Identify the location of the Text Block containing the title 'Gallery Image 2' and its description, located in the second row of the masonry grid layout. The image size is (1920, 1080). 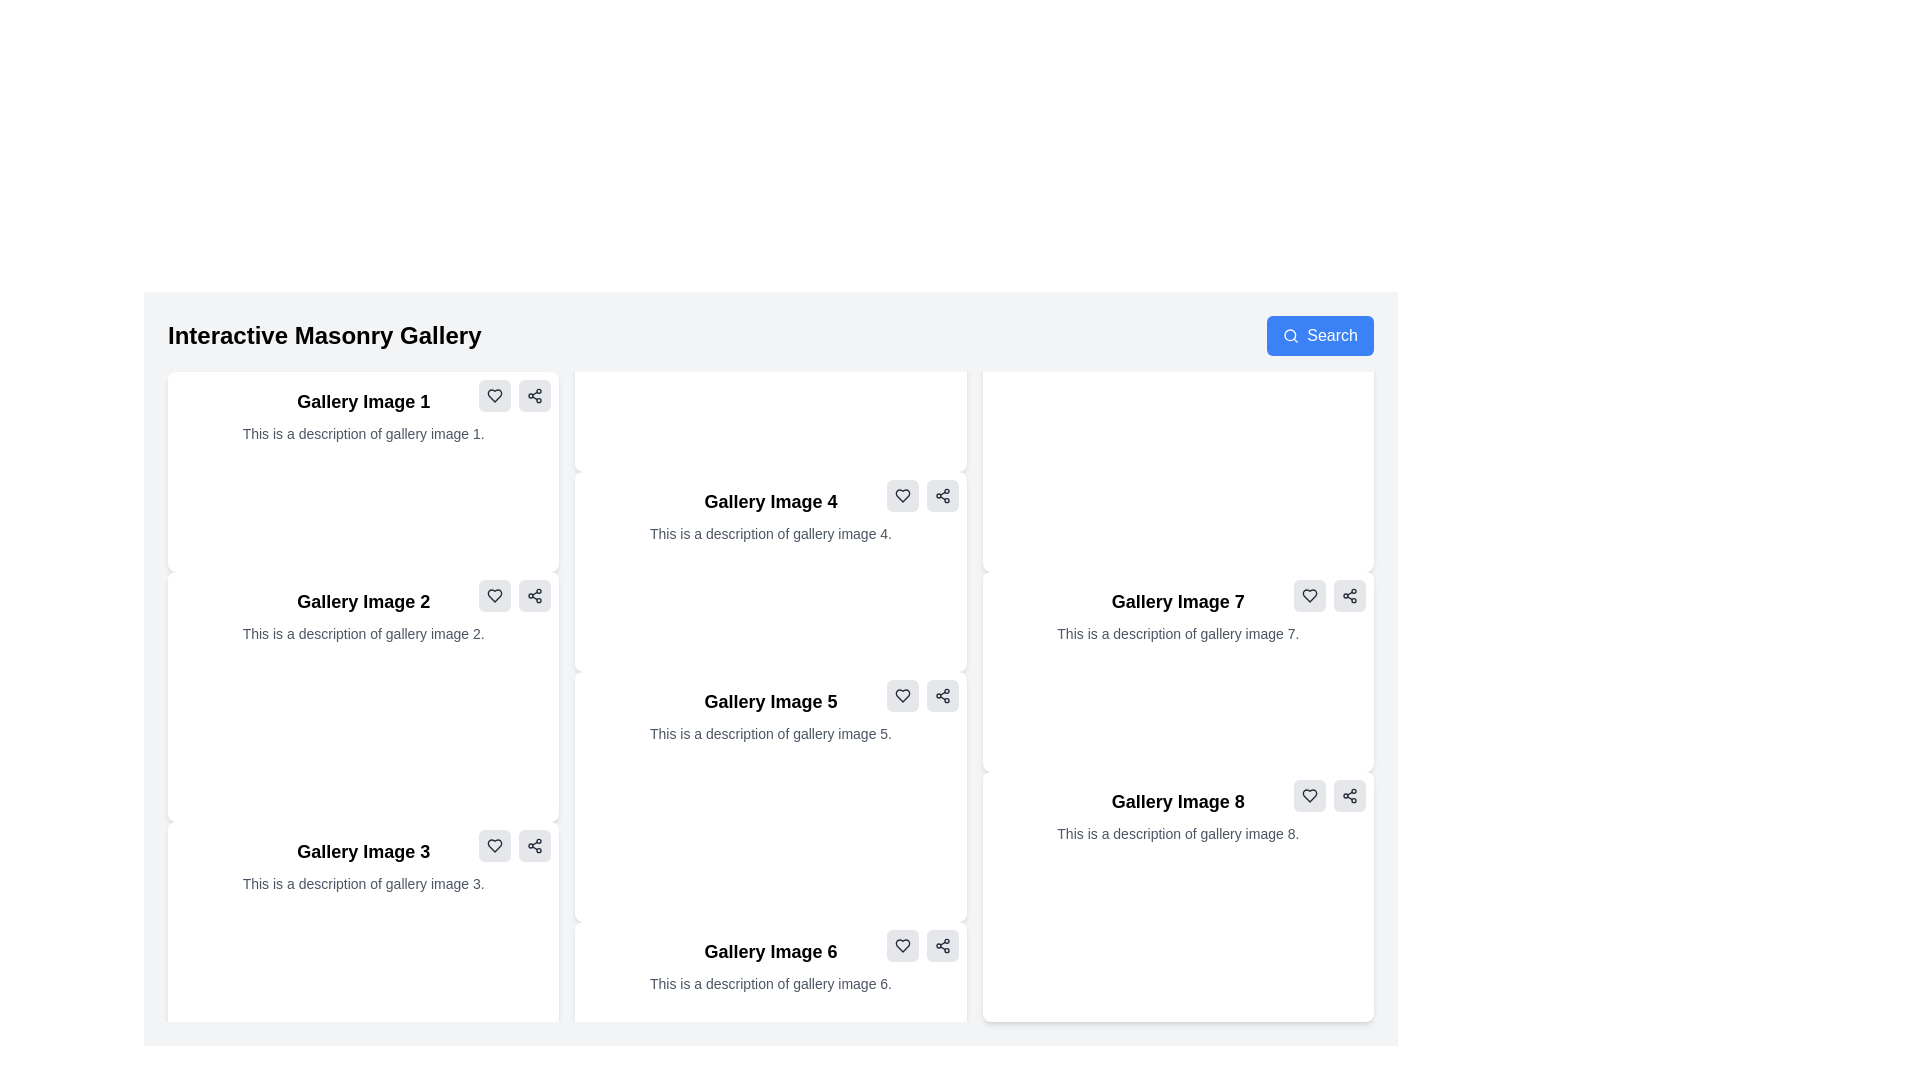
(363, 615).